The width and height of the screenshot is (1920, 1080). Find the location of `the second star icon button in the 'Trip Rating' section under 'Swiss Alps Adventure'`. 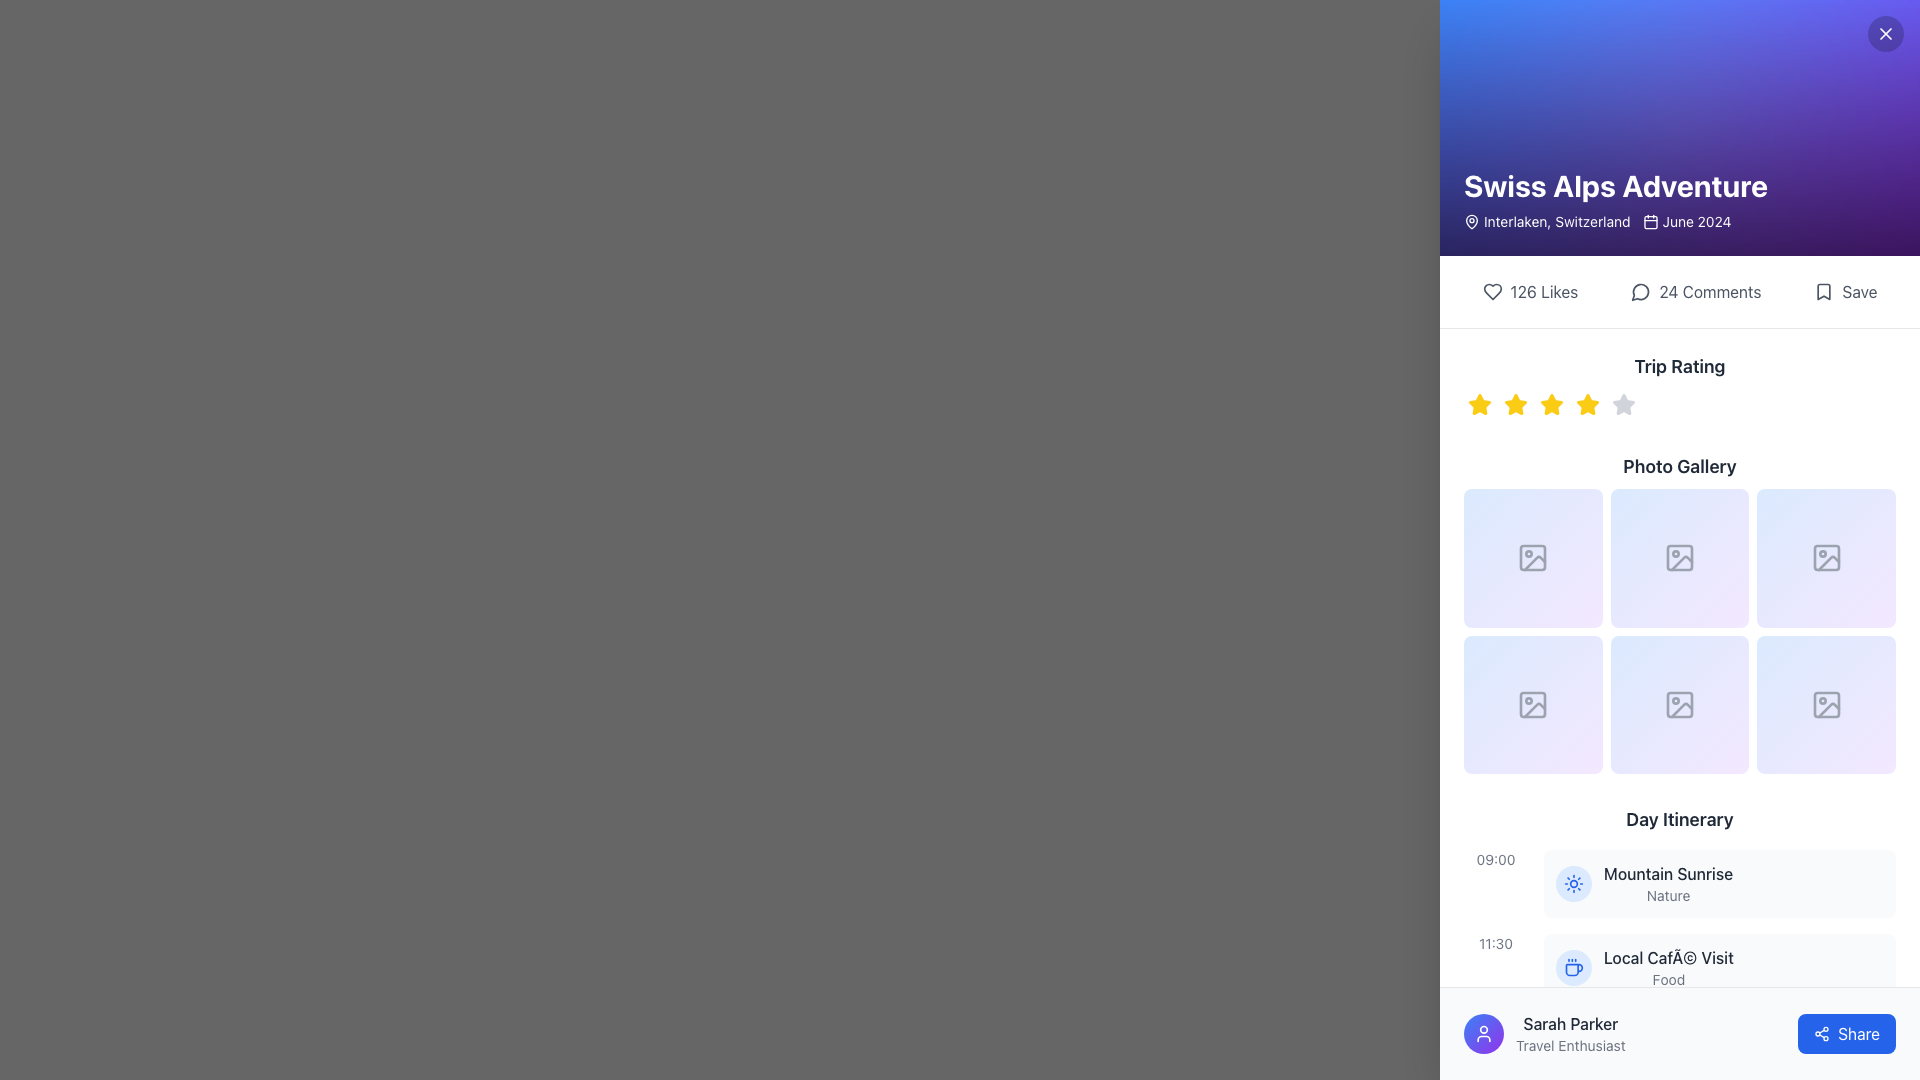

the second star icon button in the 'Trip Rating' section under 'Swiss Alps Adventure' is located at coordinates (1516, 404).